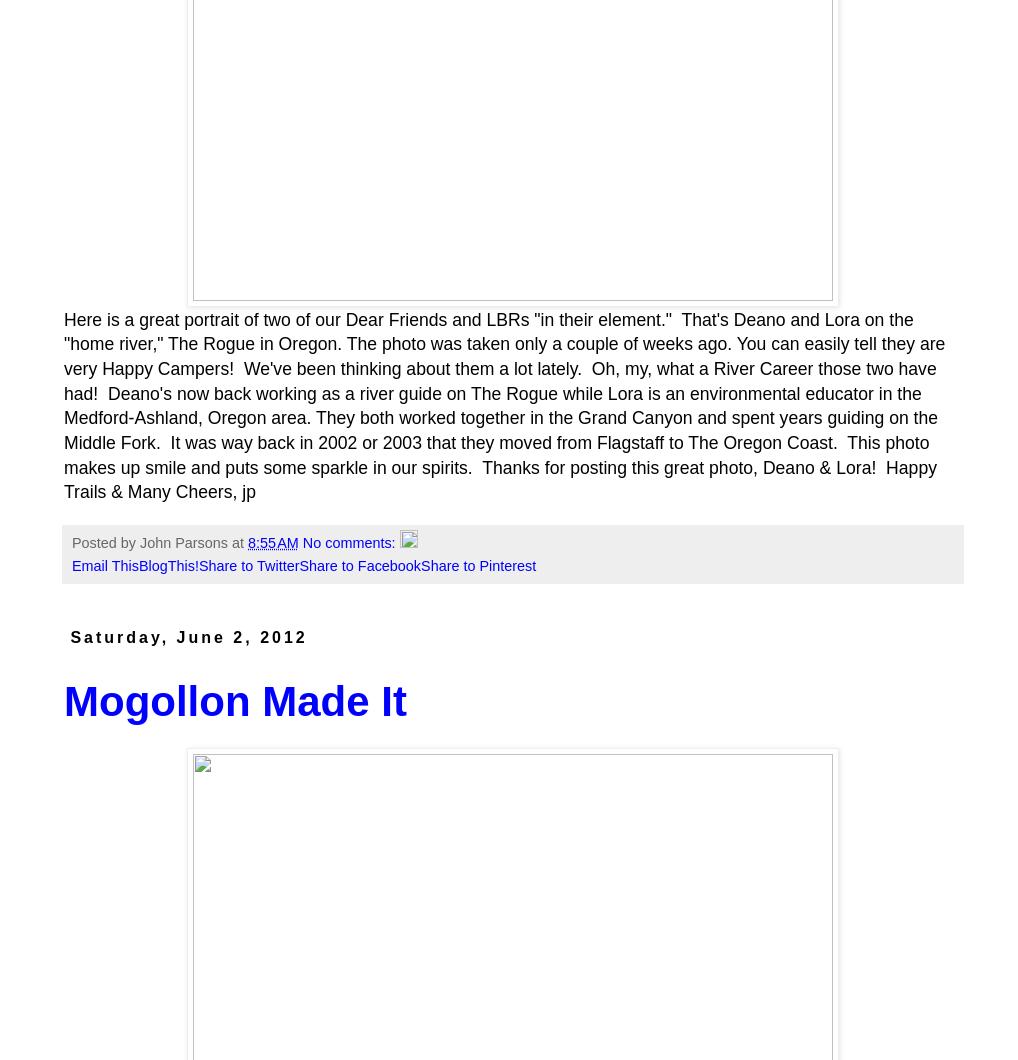 This screenshot has height=1060, width=1018. Describe the element at coordinates (233, 700) in the screenshot. I see `'Mogollon Made It'` at that location.